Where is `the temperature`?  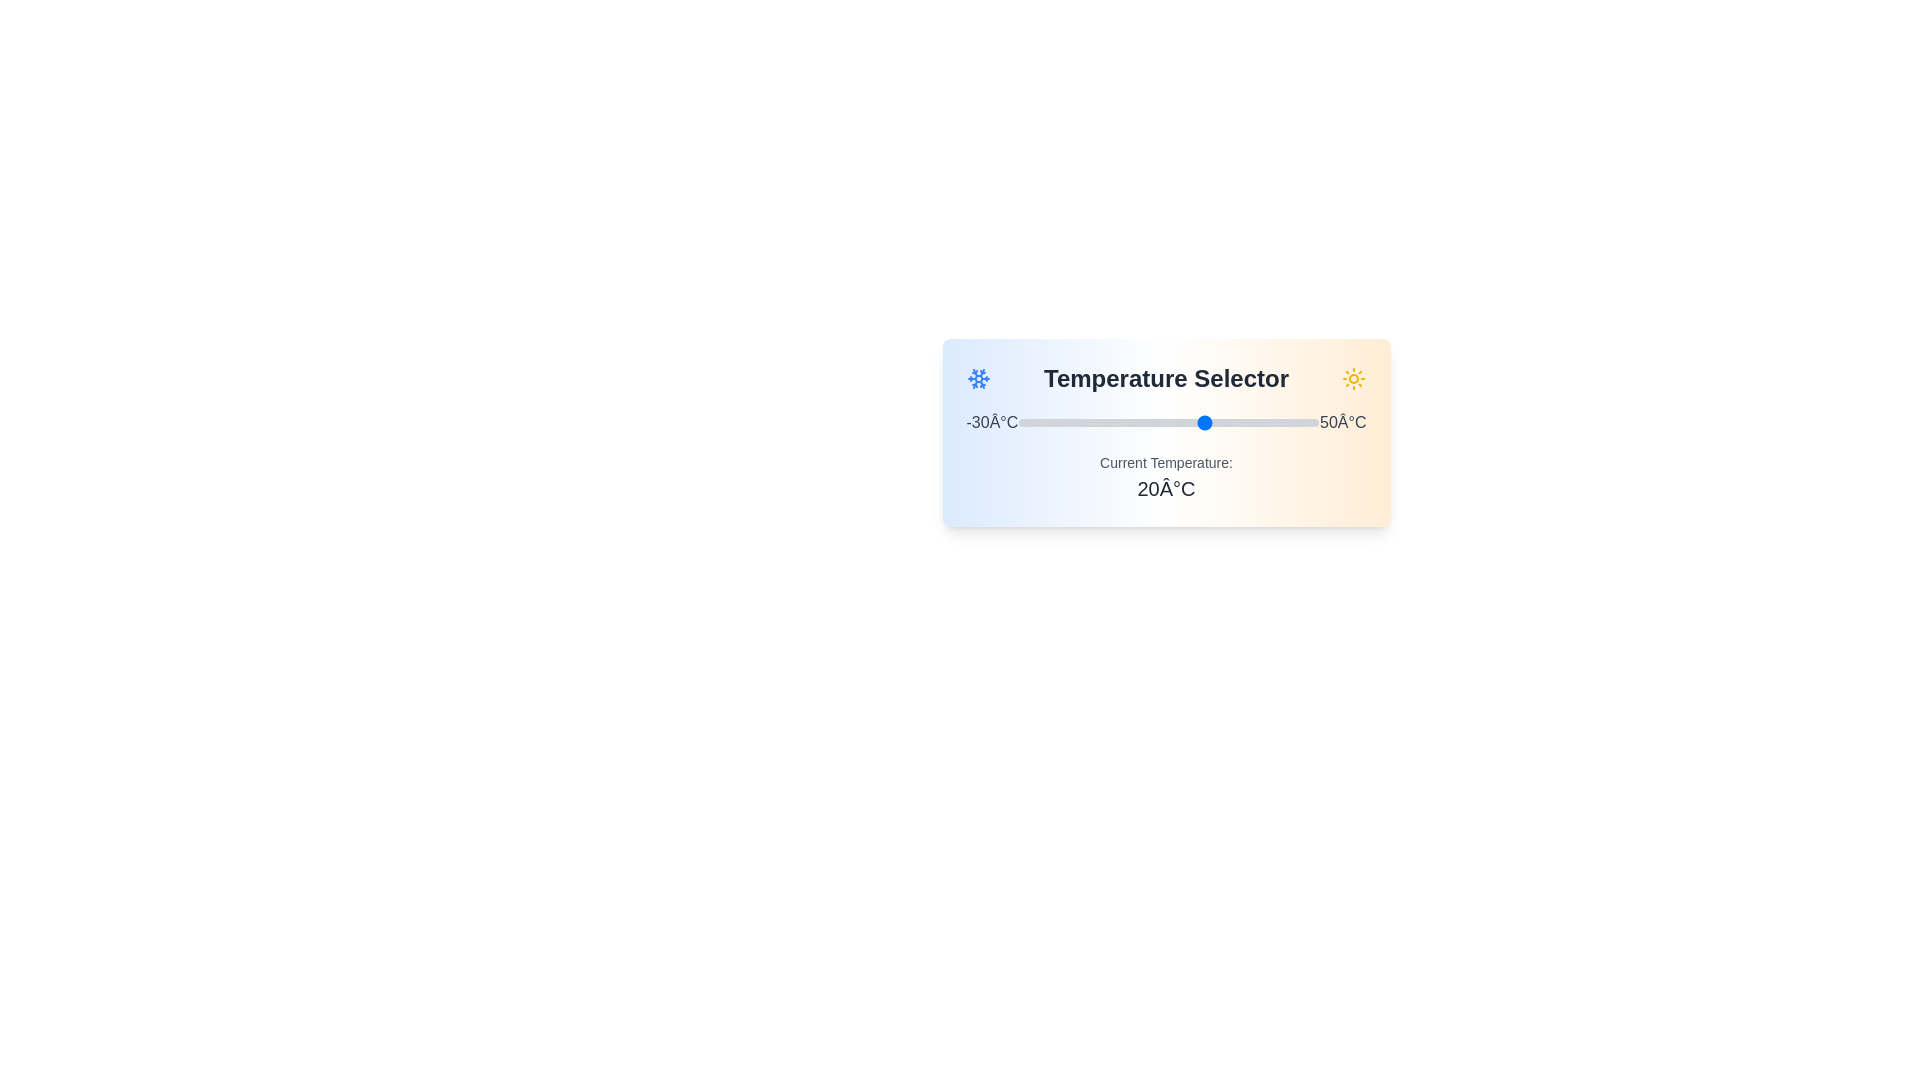 the temperature is located at coordinates (1289, 422).